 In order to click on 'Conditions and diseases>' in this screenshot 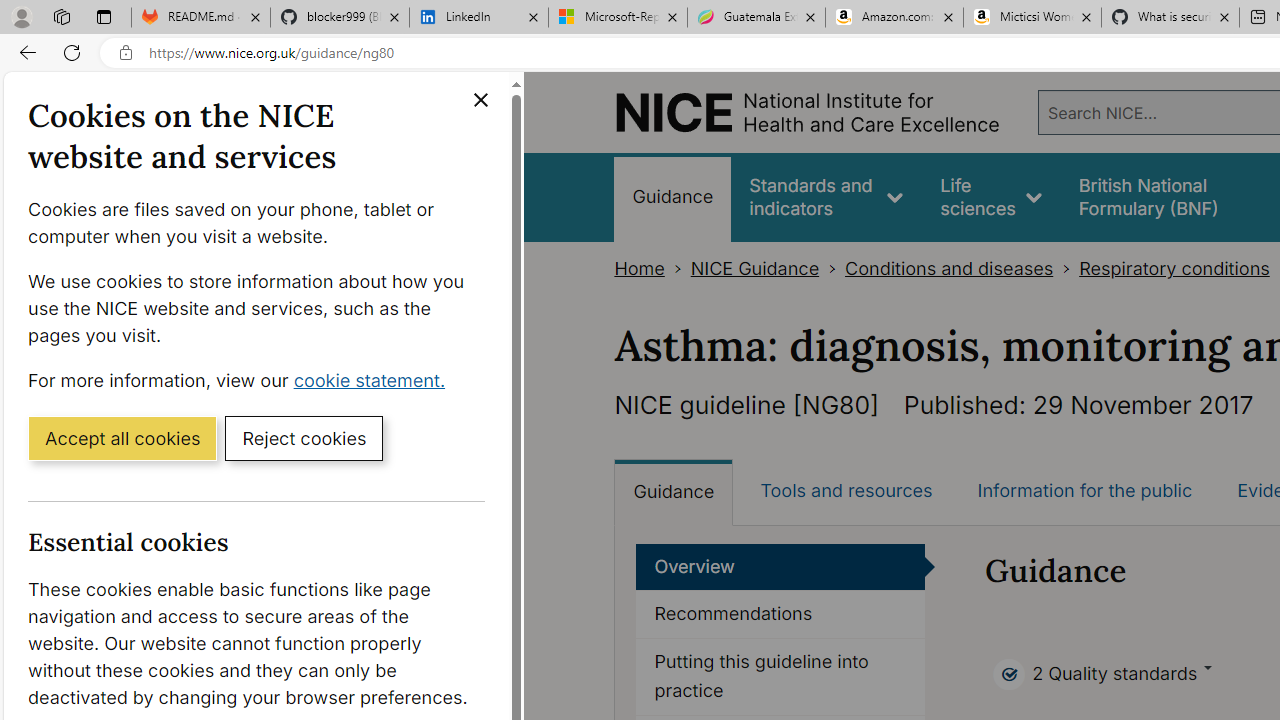, I will do `click(962, 268)`.